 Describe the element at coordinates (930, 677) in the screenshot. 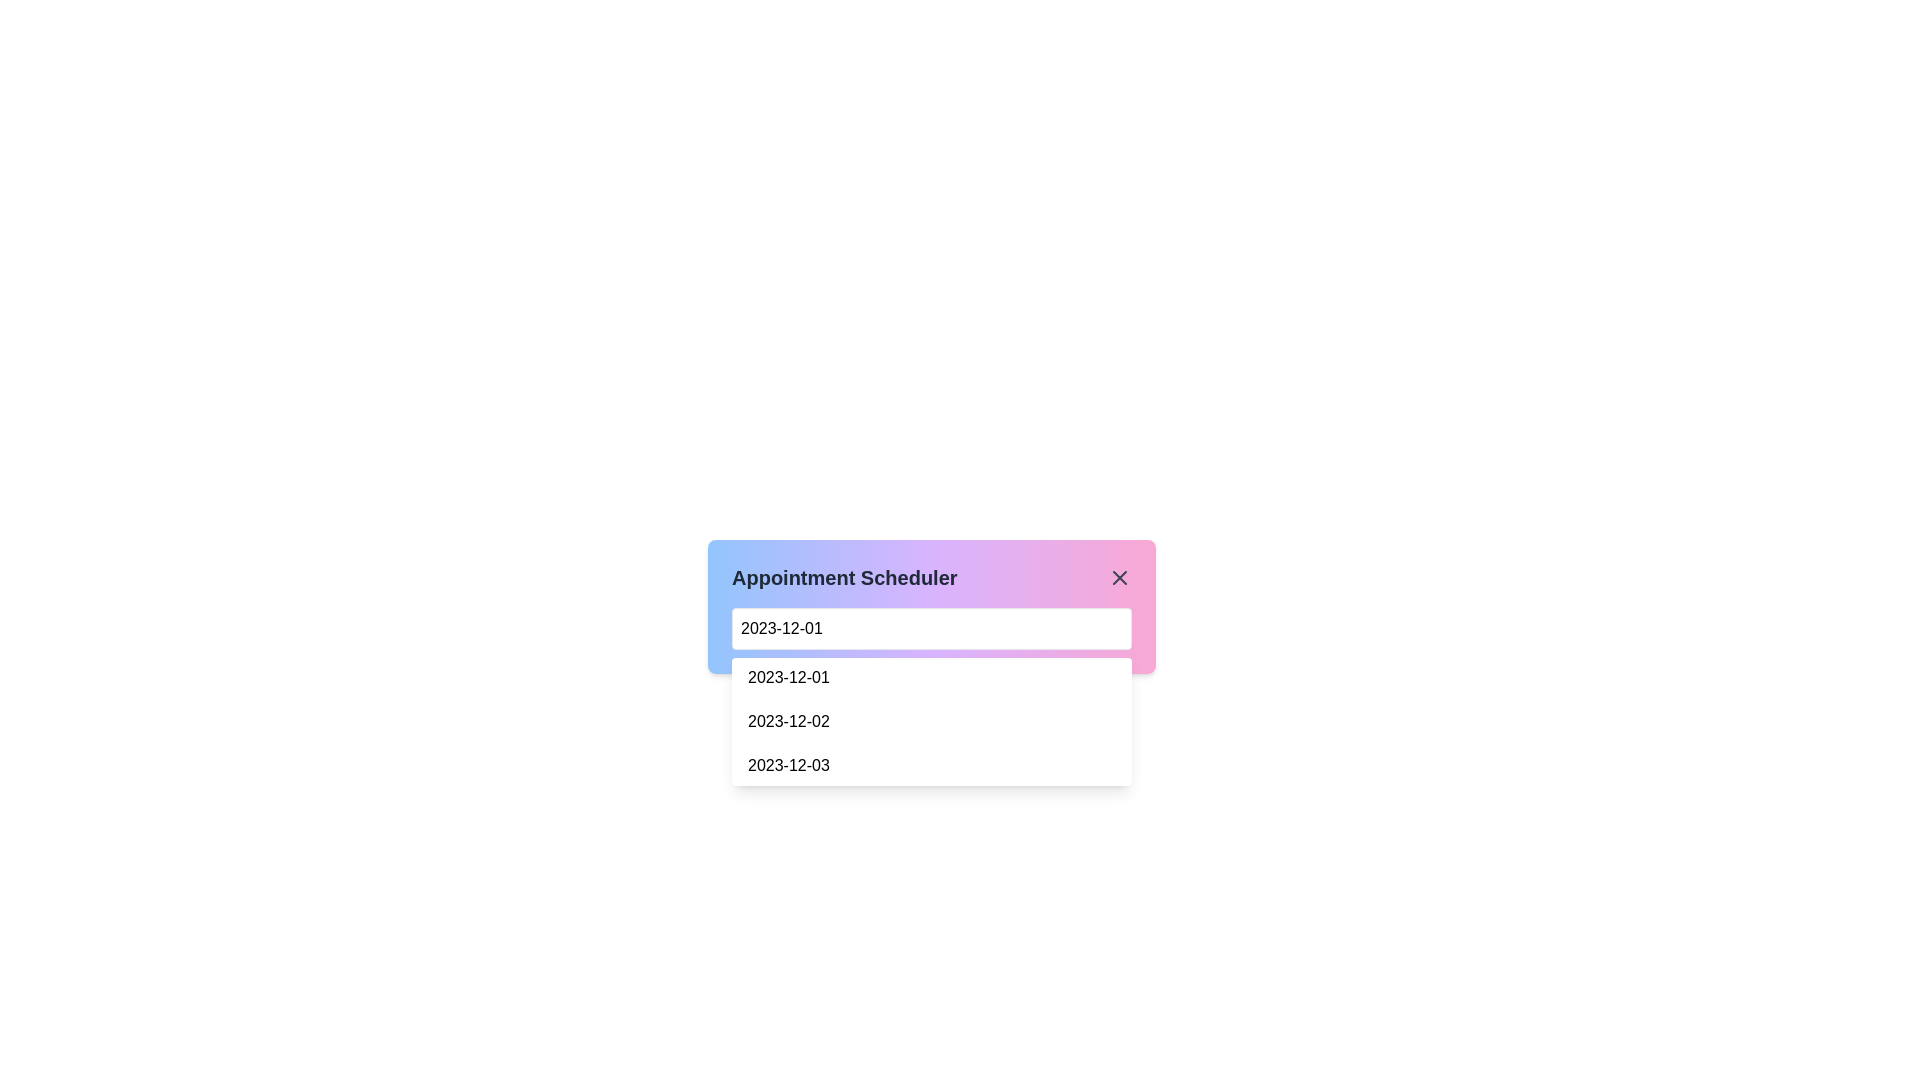

I see `the interactive list item labeled '2023-12-01'` at that location.